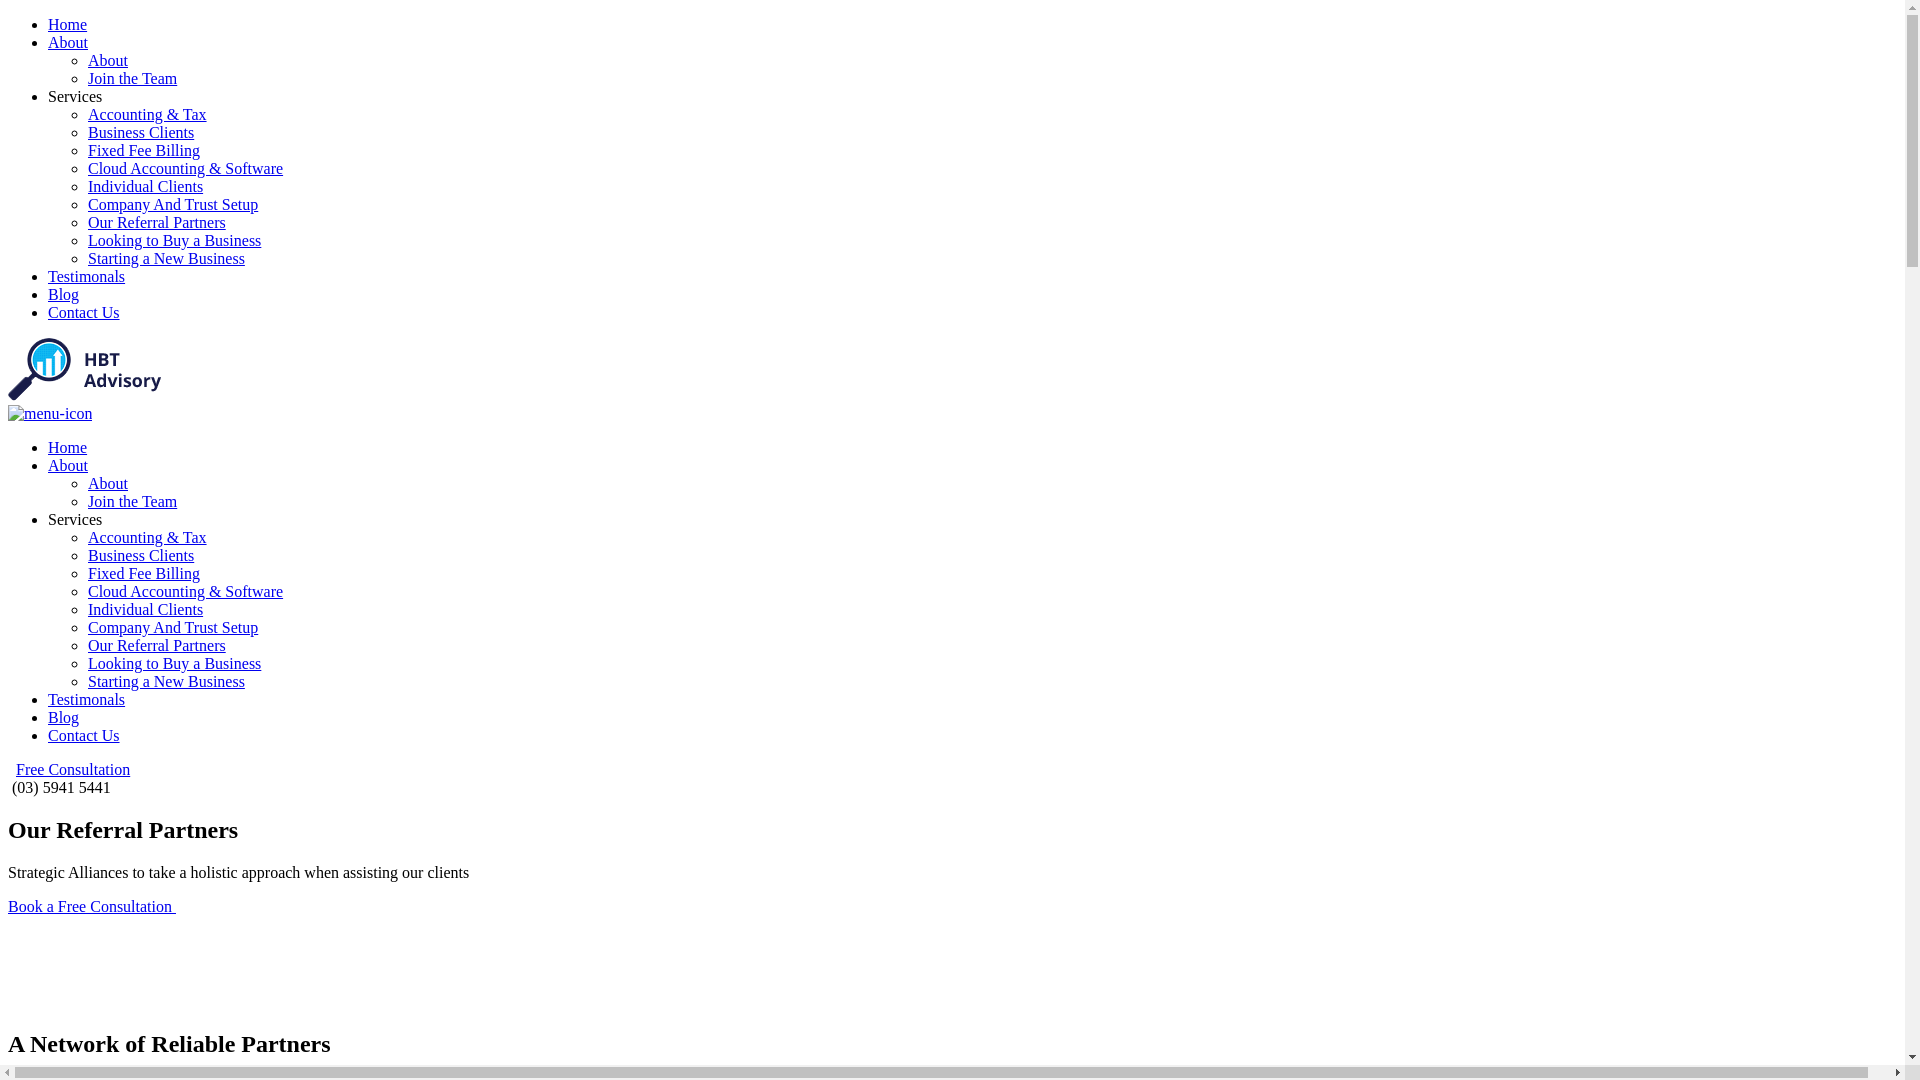 Image resolution: width=1920 pixels, height=1080 pixels. Describe the element at coordinates (67, 24) in the screenshot. I see `'Home'` at that location.